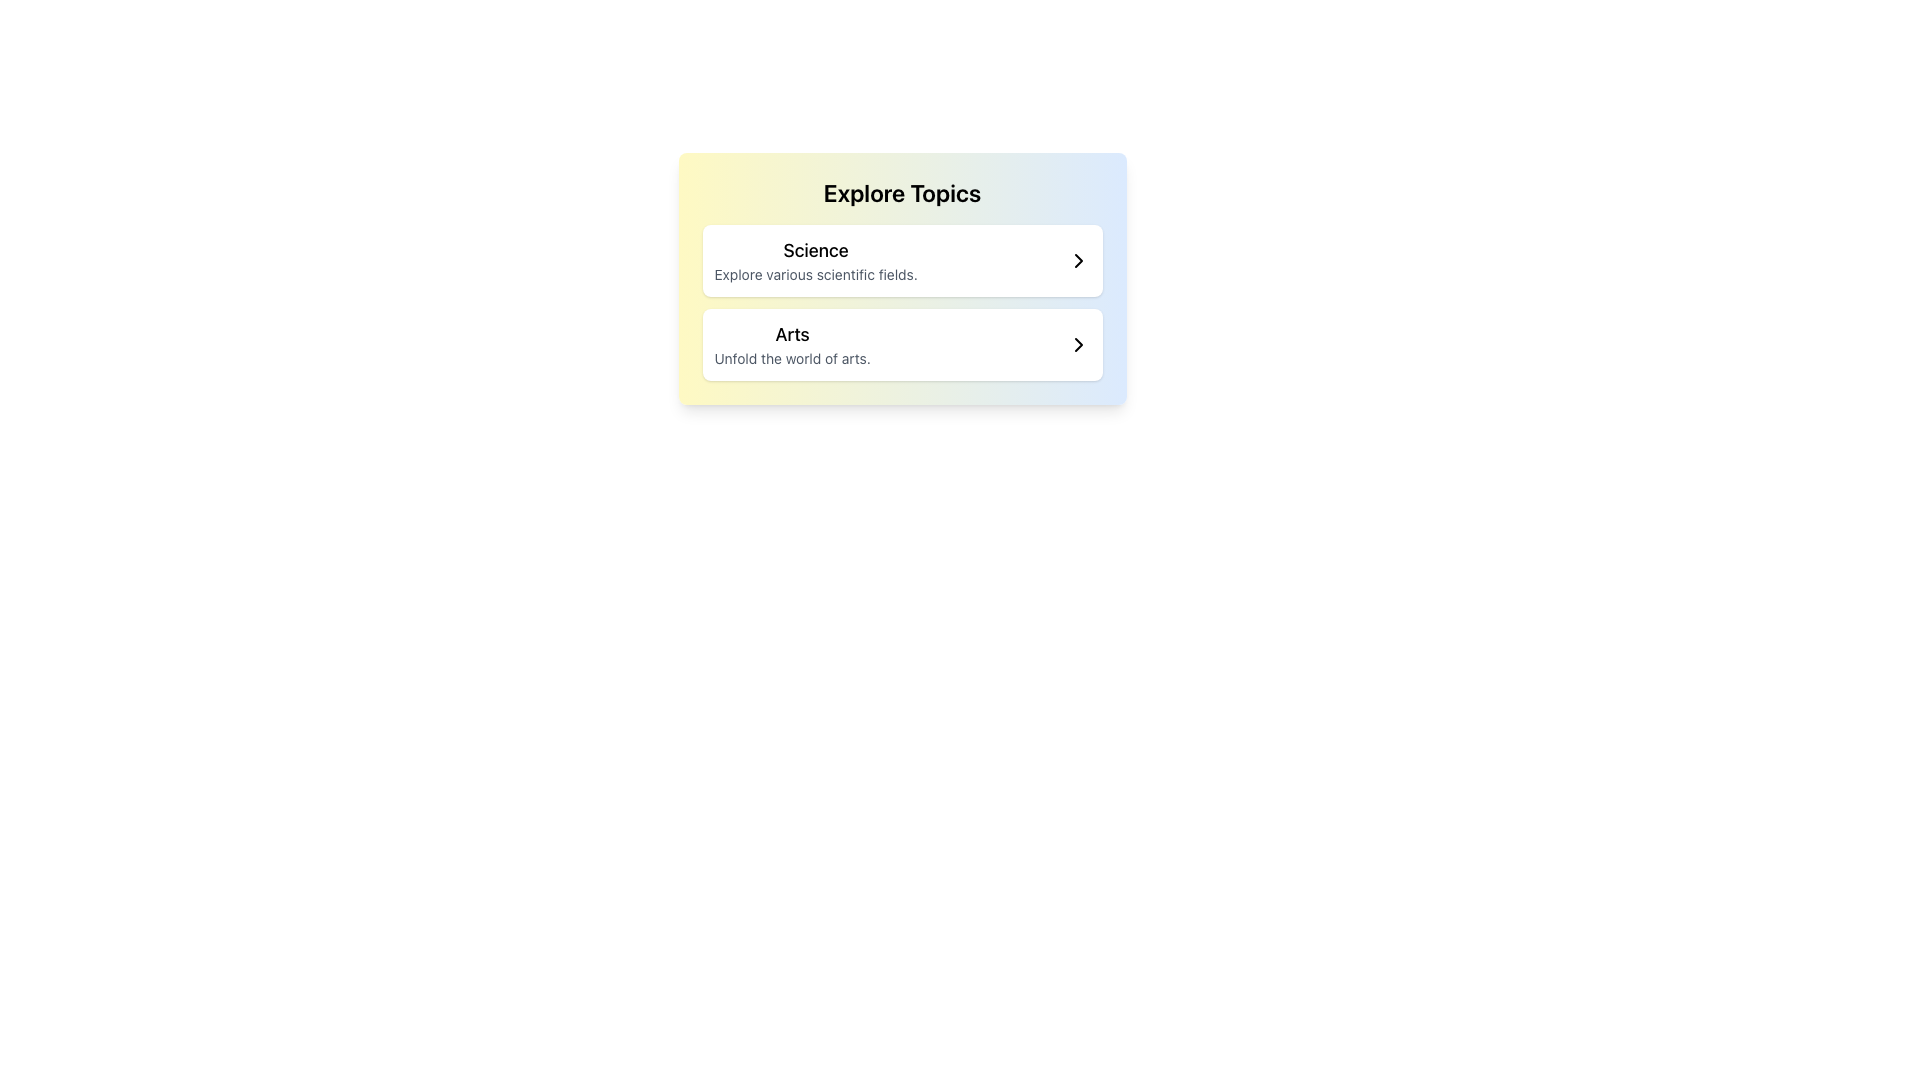 Image resolution: width=1920 pixels, height=1080 pixels. Describe the element at coordinates (901, 192) in the screenshot. I see `the Static Text Header located at the top of the card component, which serves as a non-interactive title for the card` at that location.